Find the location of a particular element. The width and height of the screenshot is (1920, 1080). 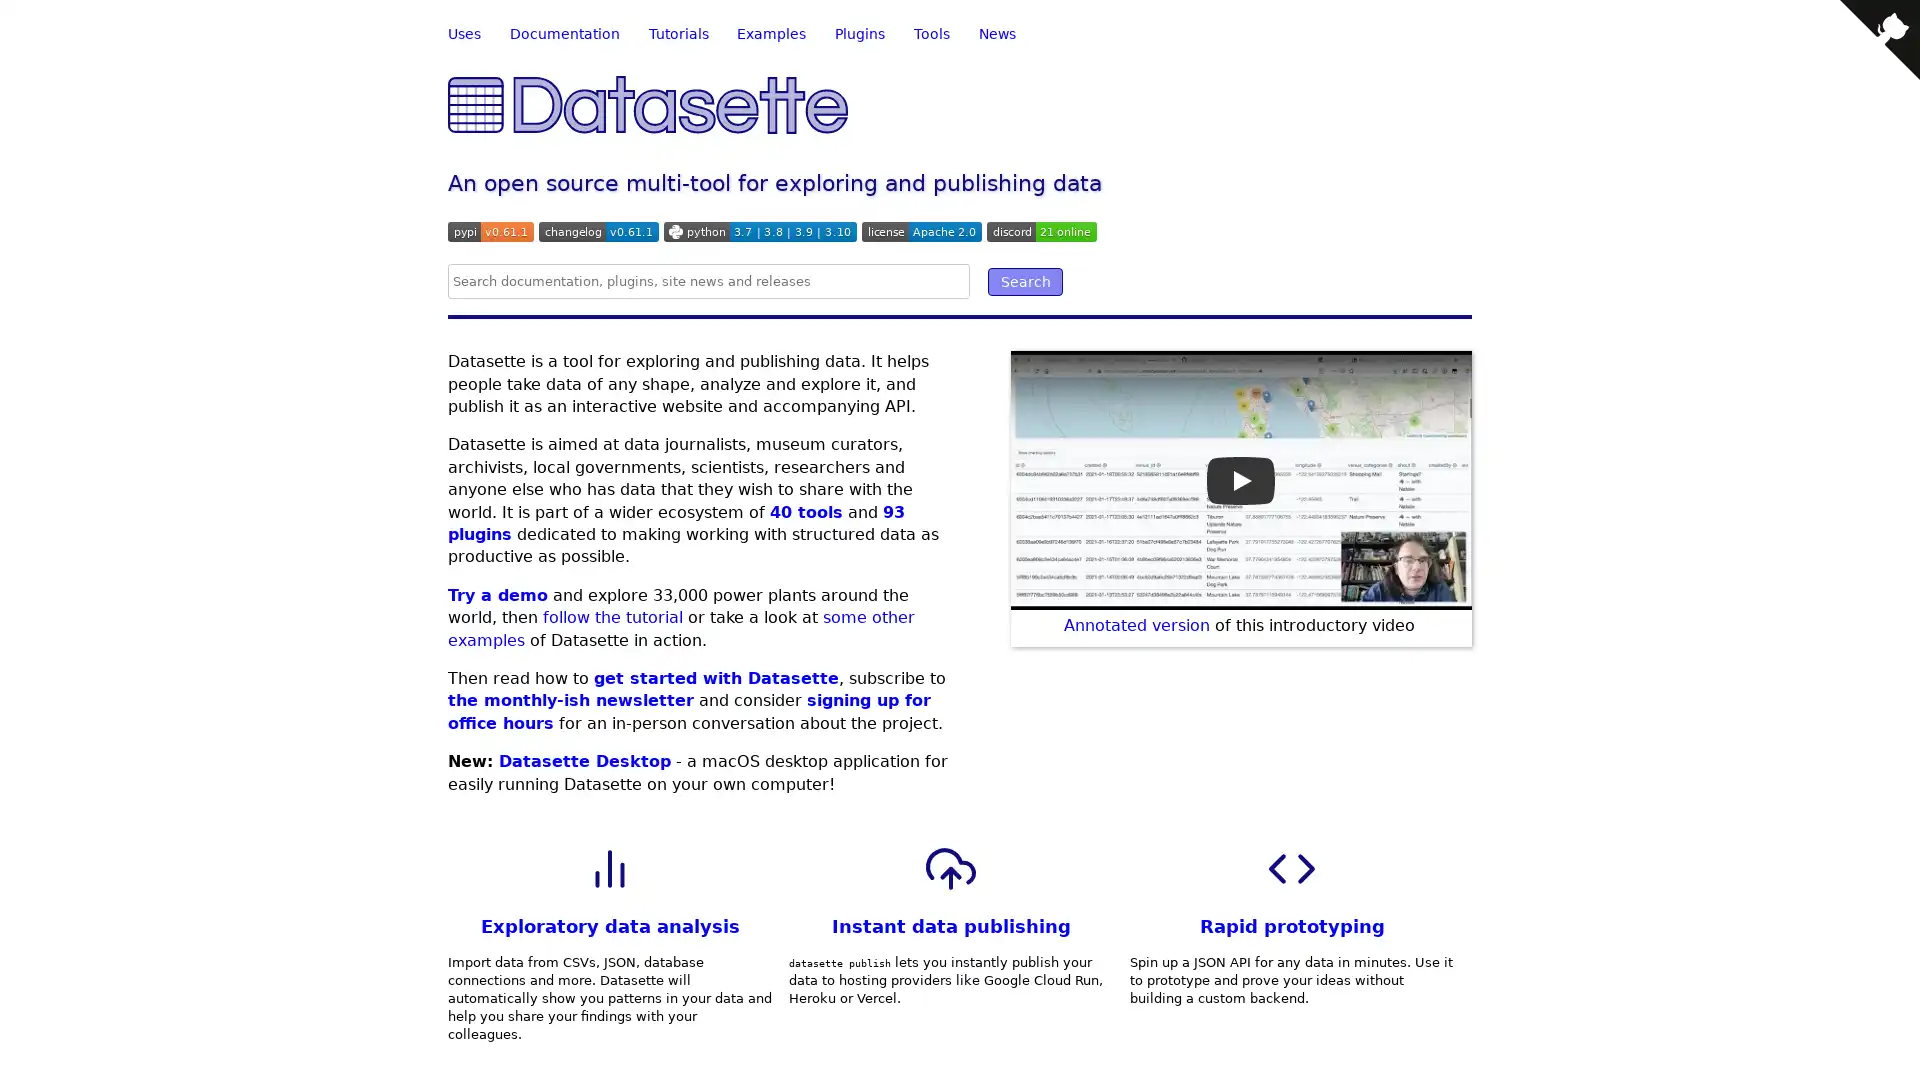

Play: Introduction to Datasette and sqlite-utils is located at coordinates (1240, 479).